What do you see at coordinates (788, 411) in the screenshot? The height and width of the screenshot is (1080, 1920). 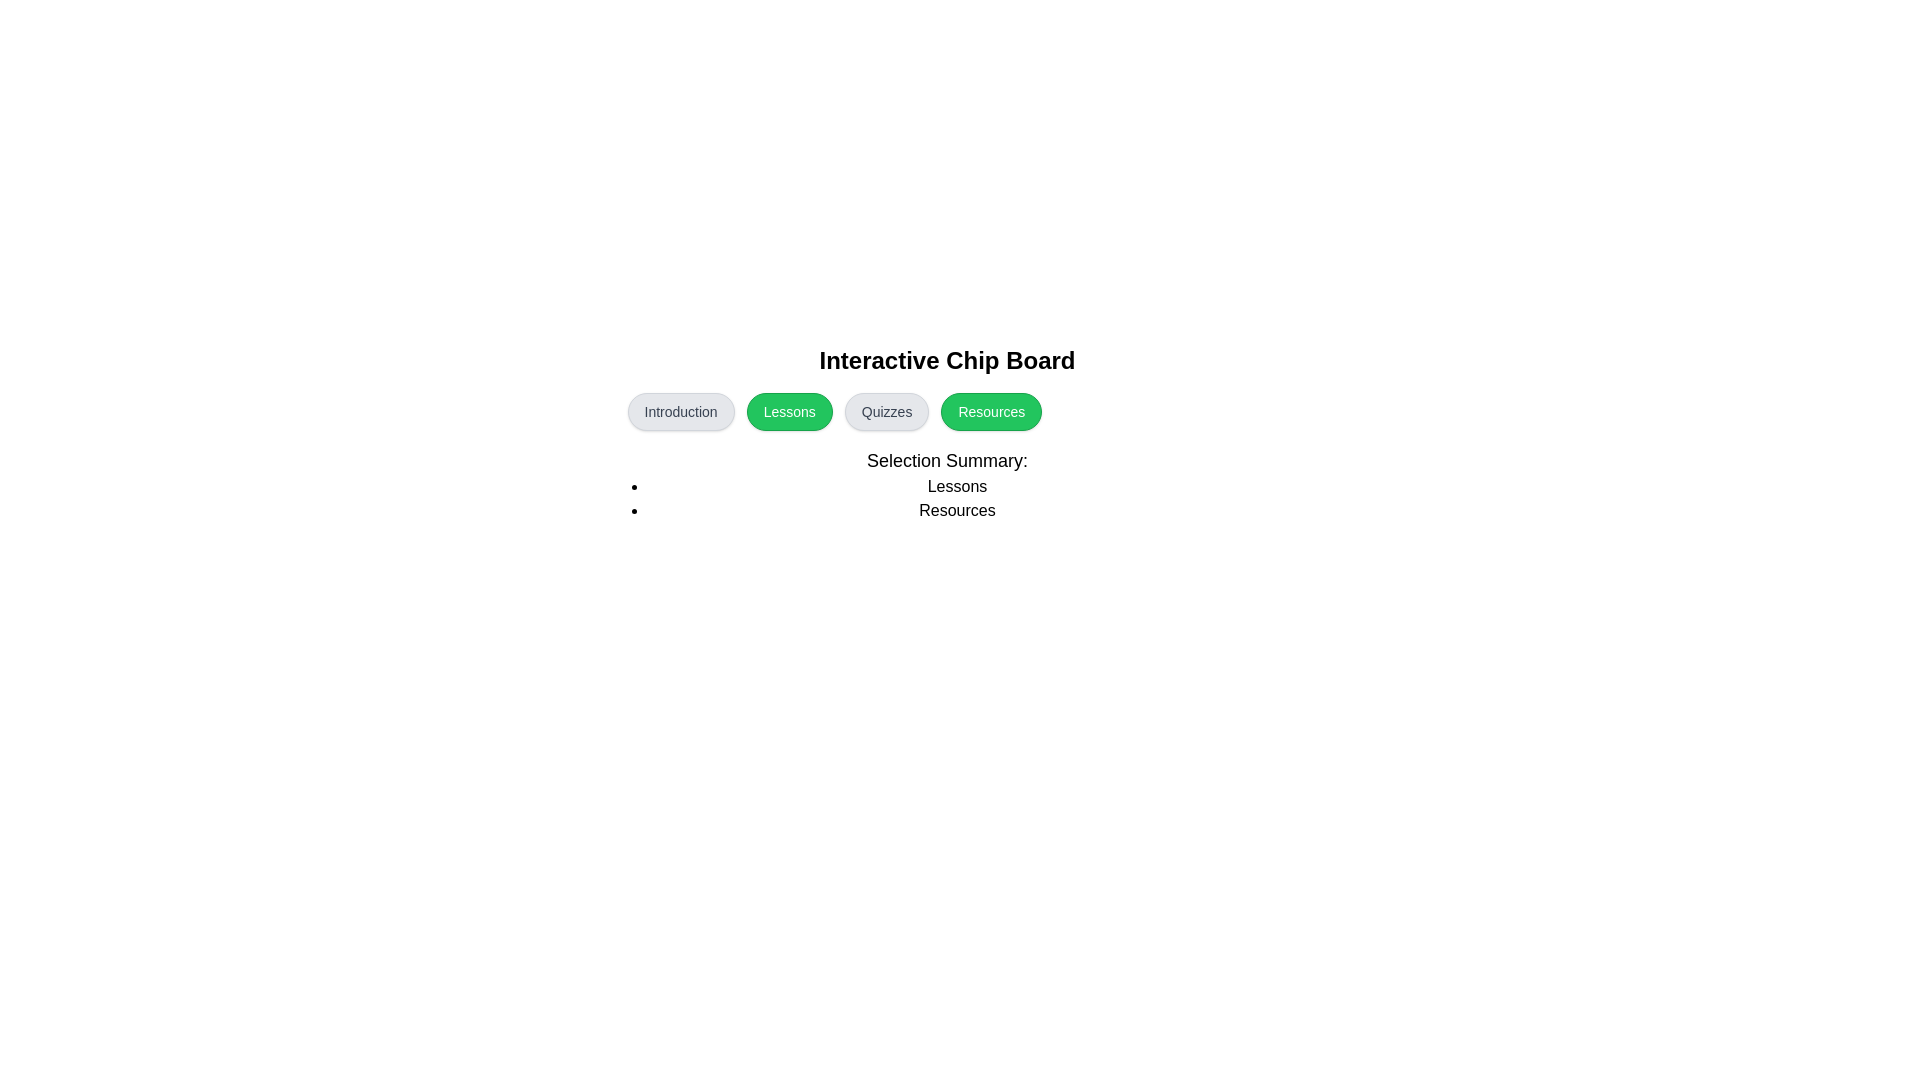 I see `the green pill-shaped button labeled 'Lessons'` at bounding box center [788, 411].